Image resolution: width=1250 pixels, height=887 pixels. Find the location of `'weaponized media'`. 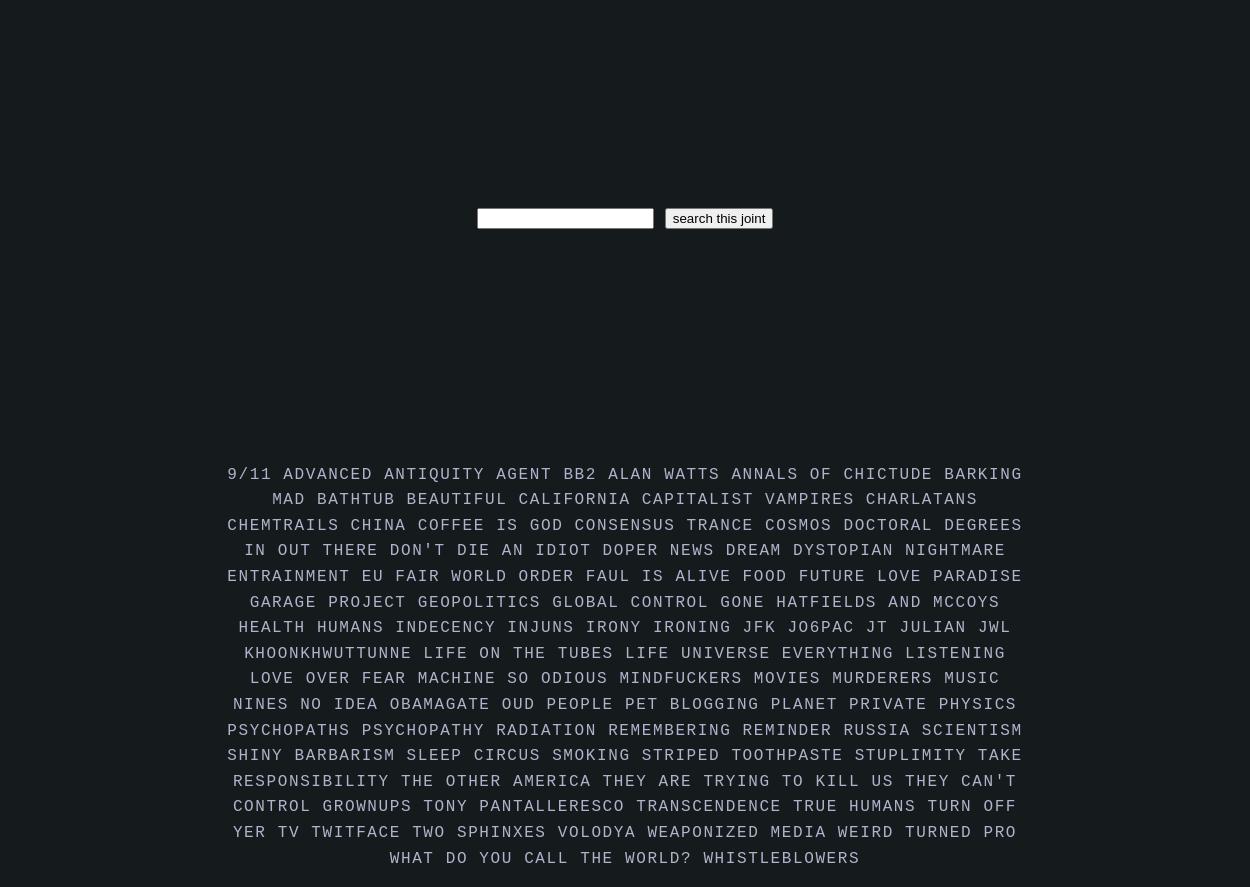

'weaponized media' is located at coordinates (741, 832).